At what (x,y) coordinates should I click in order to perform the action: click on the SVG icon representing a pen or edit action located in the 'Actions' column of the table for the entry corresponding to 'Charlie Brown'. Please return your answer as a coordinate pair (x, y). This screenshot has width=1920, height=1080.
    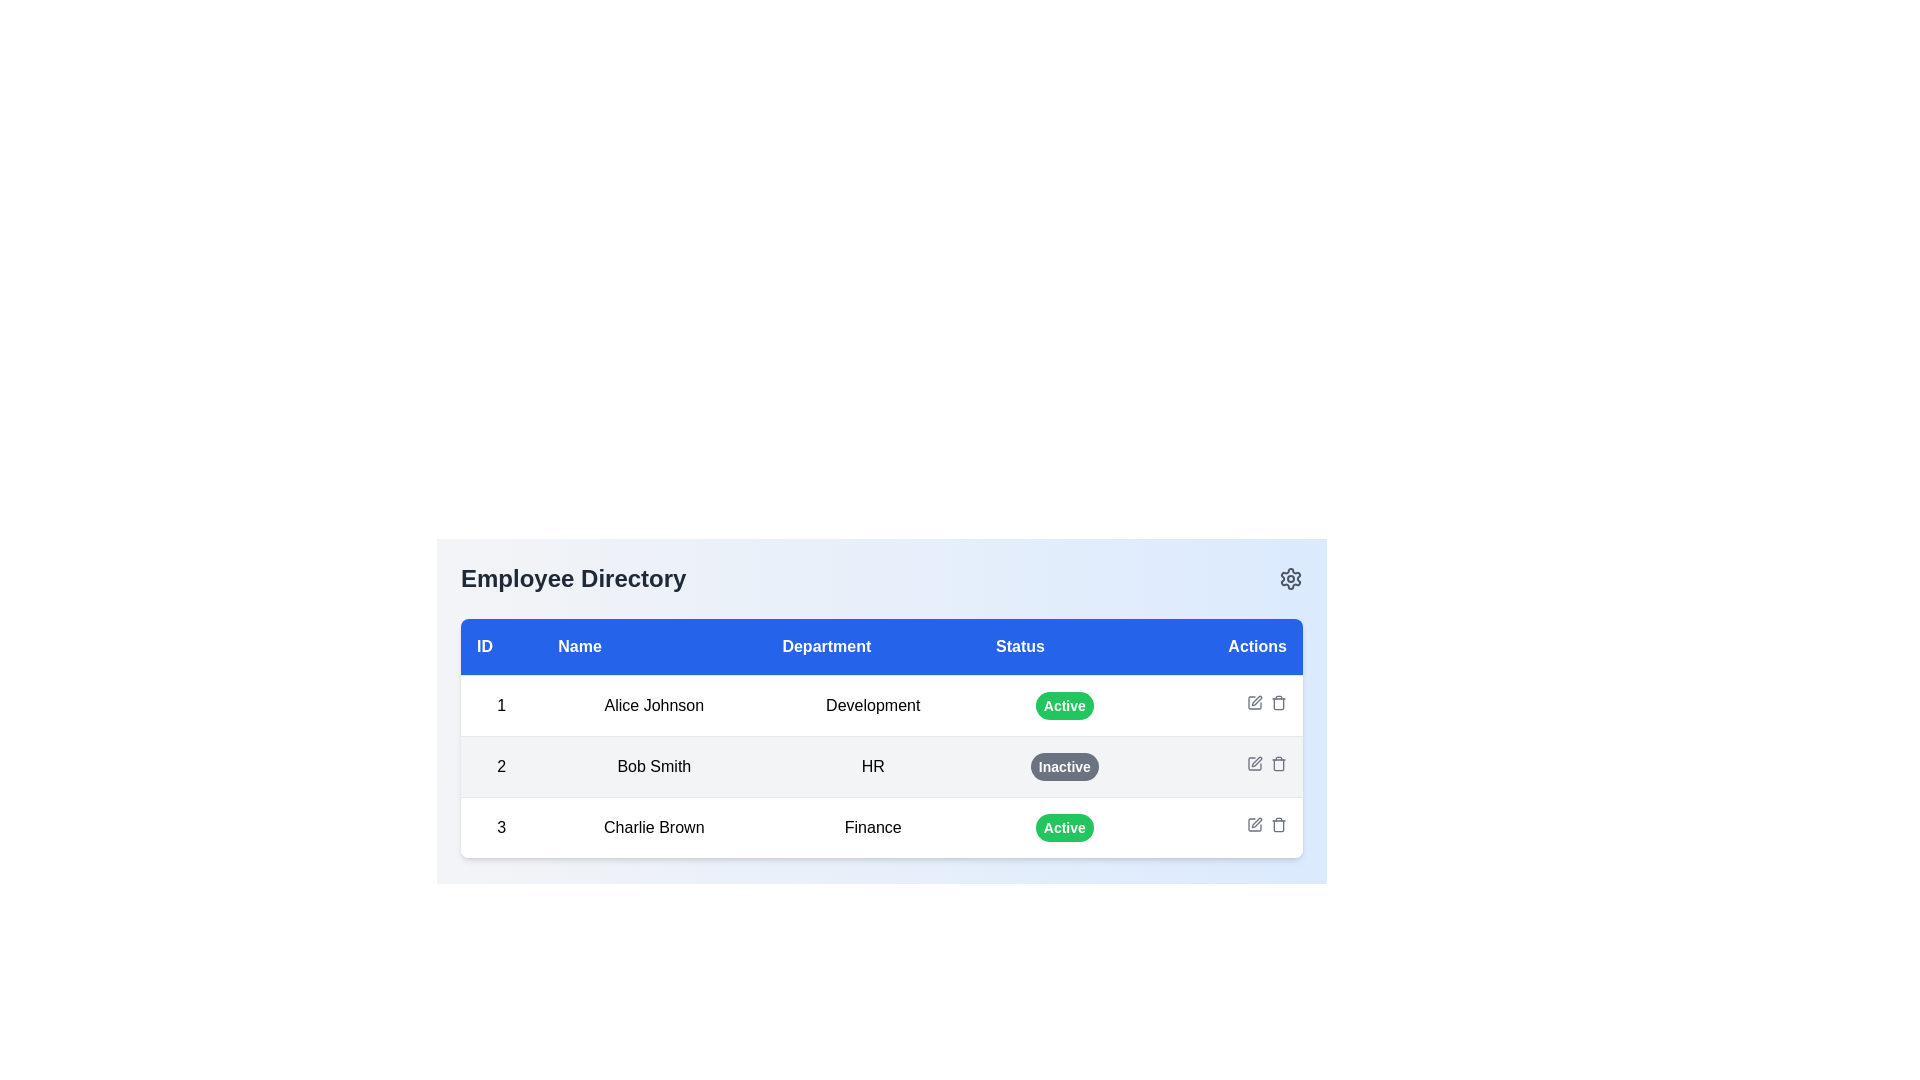
    Looking at the image, I should click on (1256, 822).